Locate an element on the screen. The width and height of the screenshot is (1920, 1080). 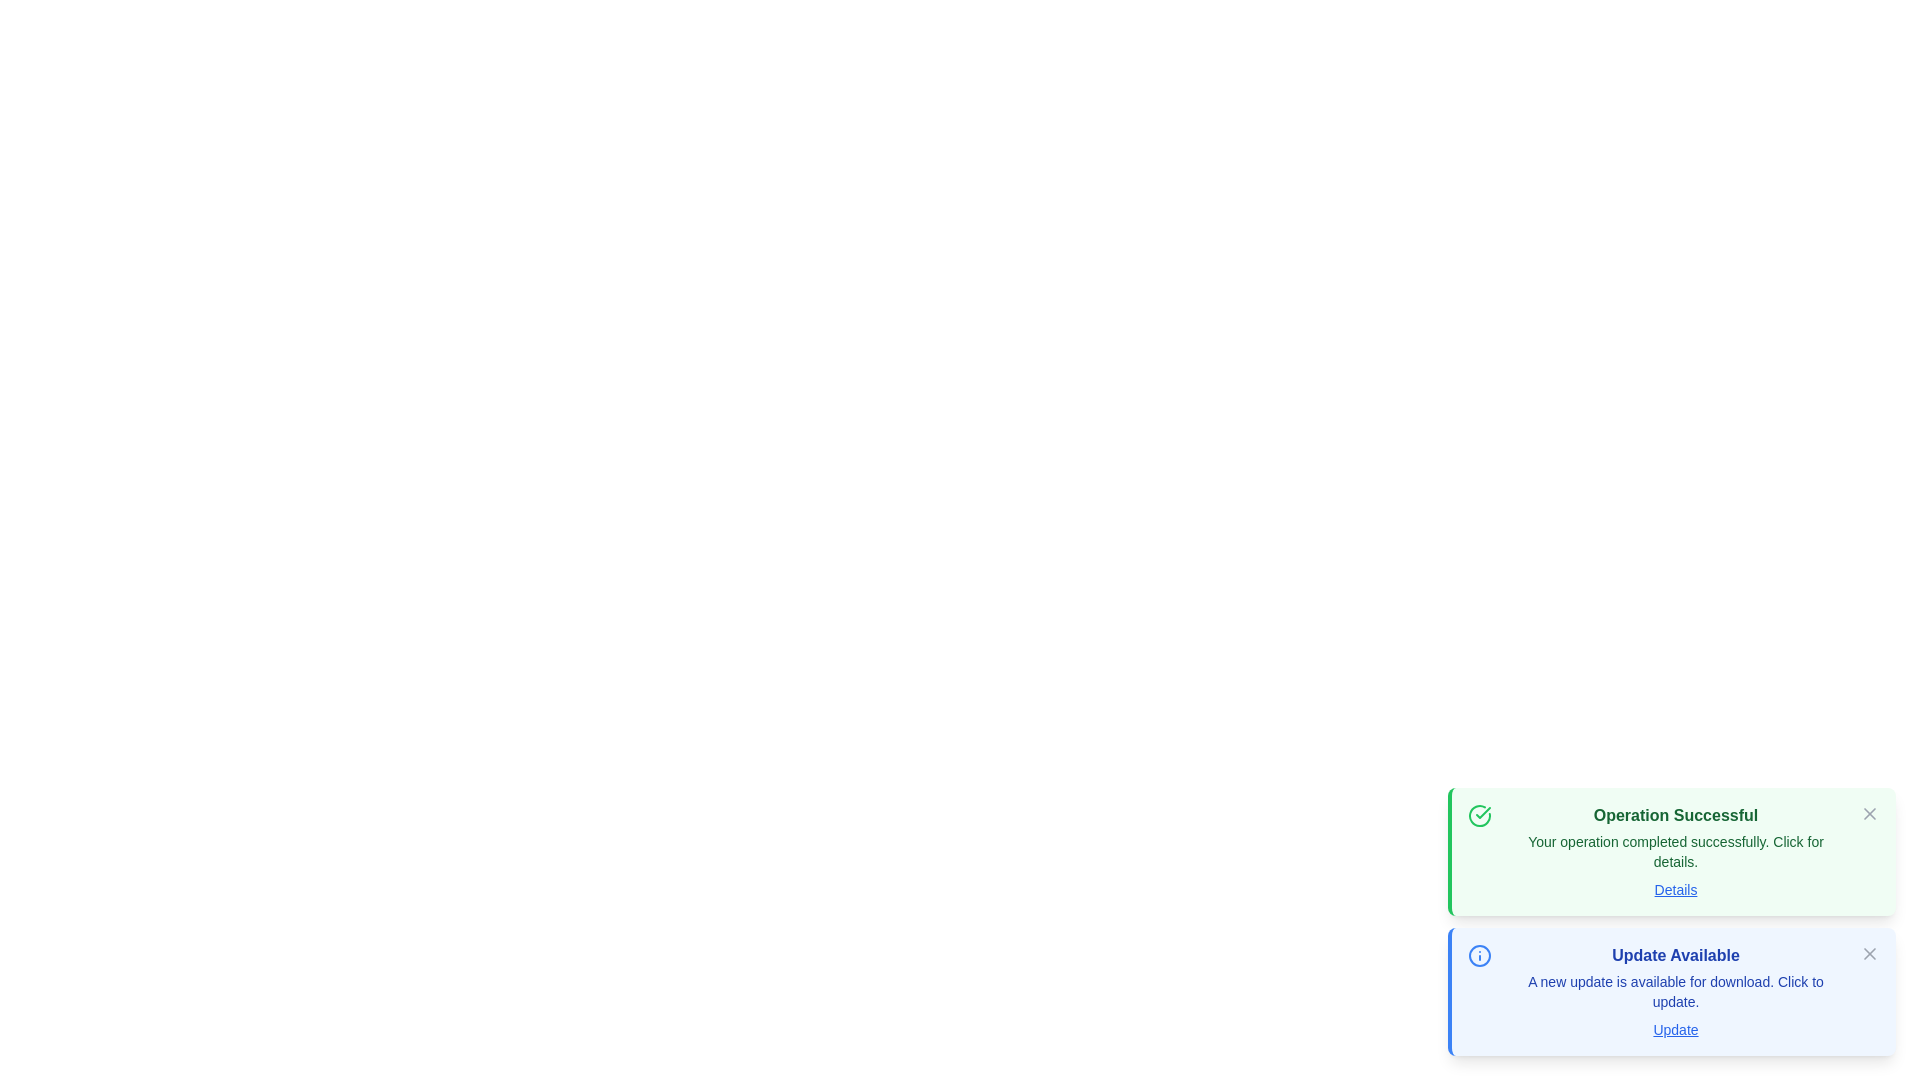
the small cross icon located in the top-right corner of the green notification panel labeled 'Operation Successful' is located at coordinates (1869, 813).